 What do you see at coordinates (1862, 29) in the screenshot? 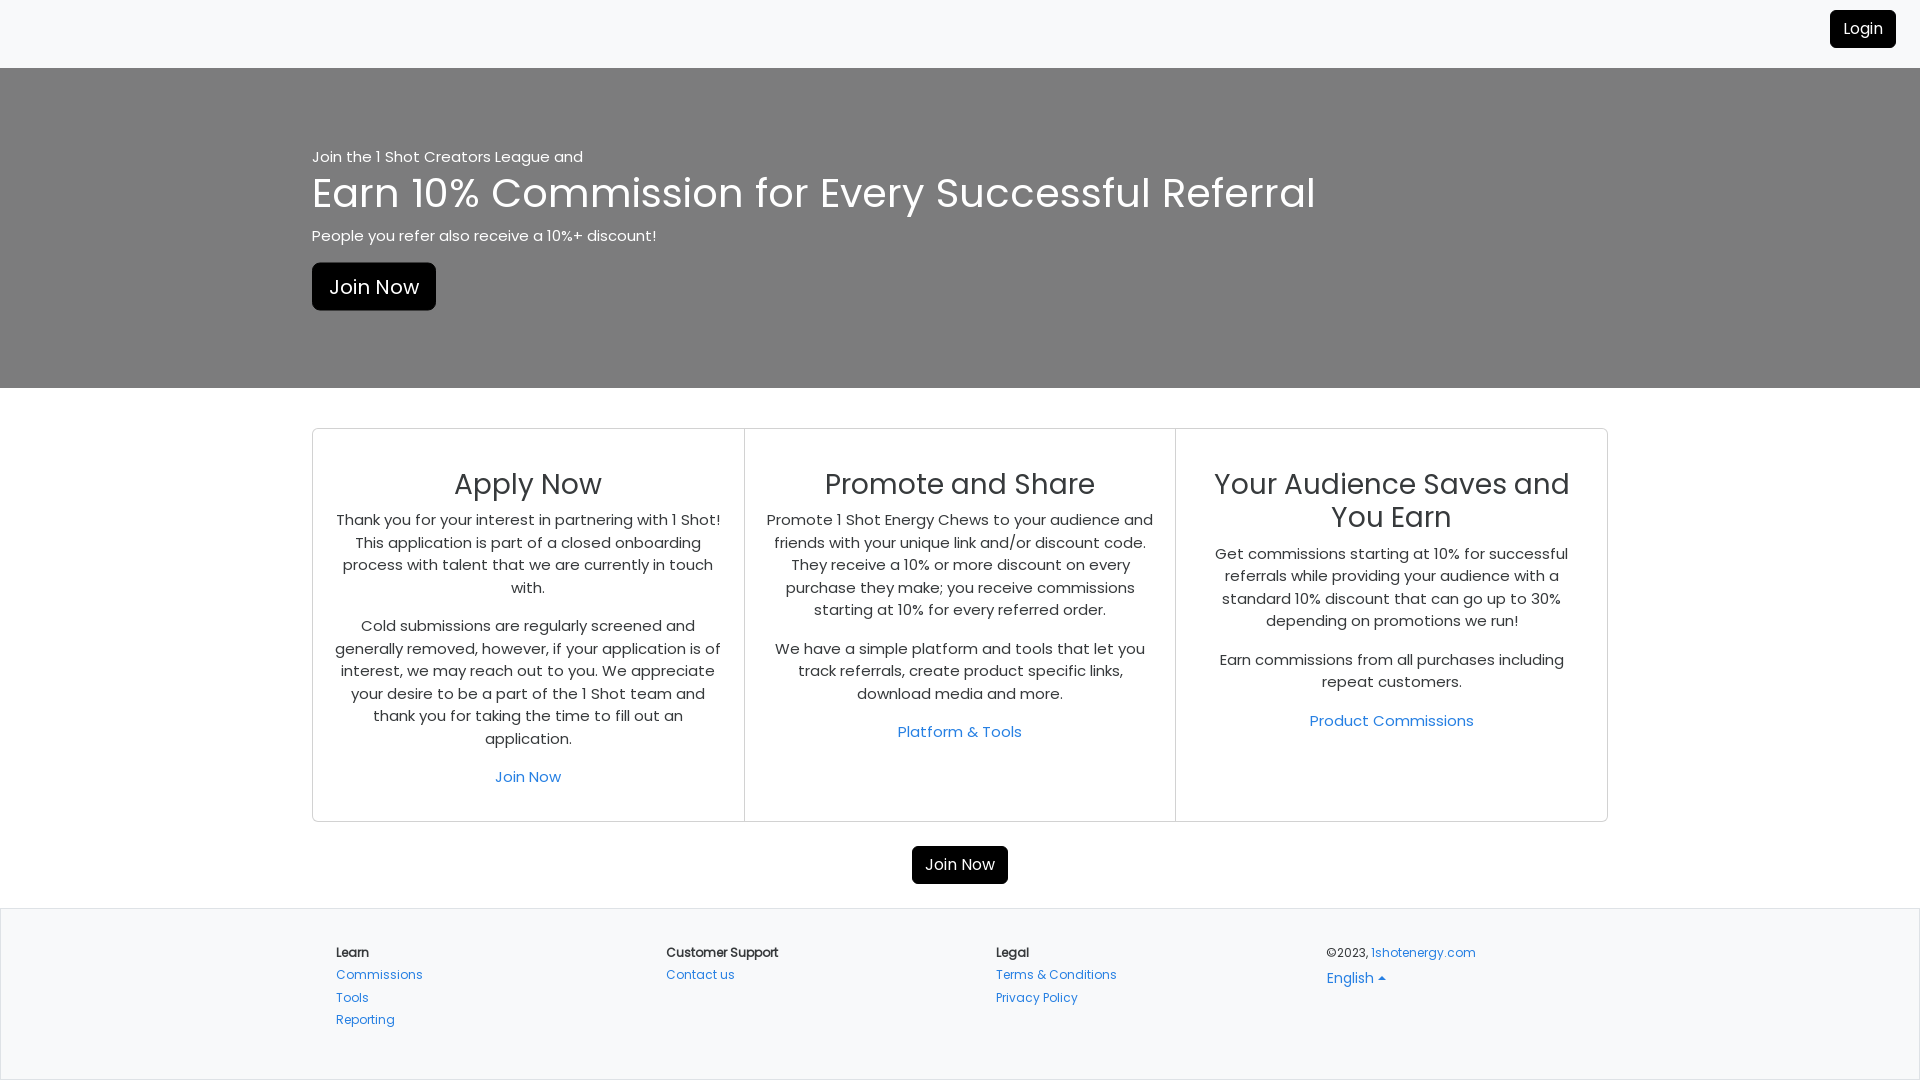
I see `'Login'` at bounding box center [1862, 29].